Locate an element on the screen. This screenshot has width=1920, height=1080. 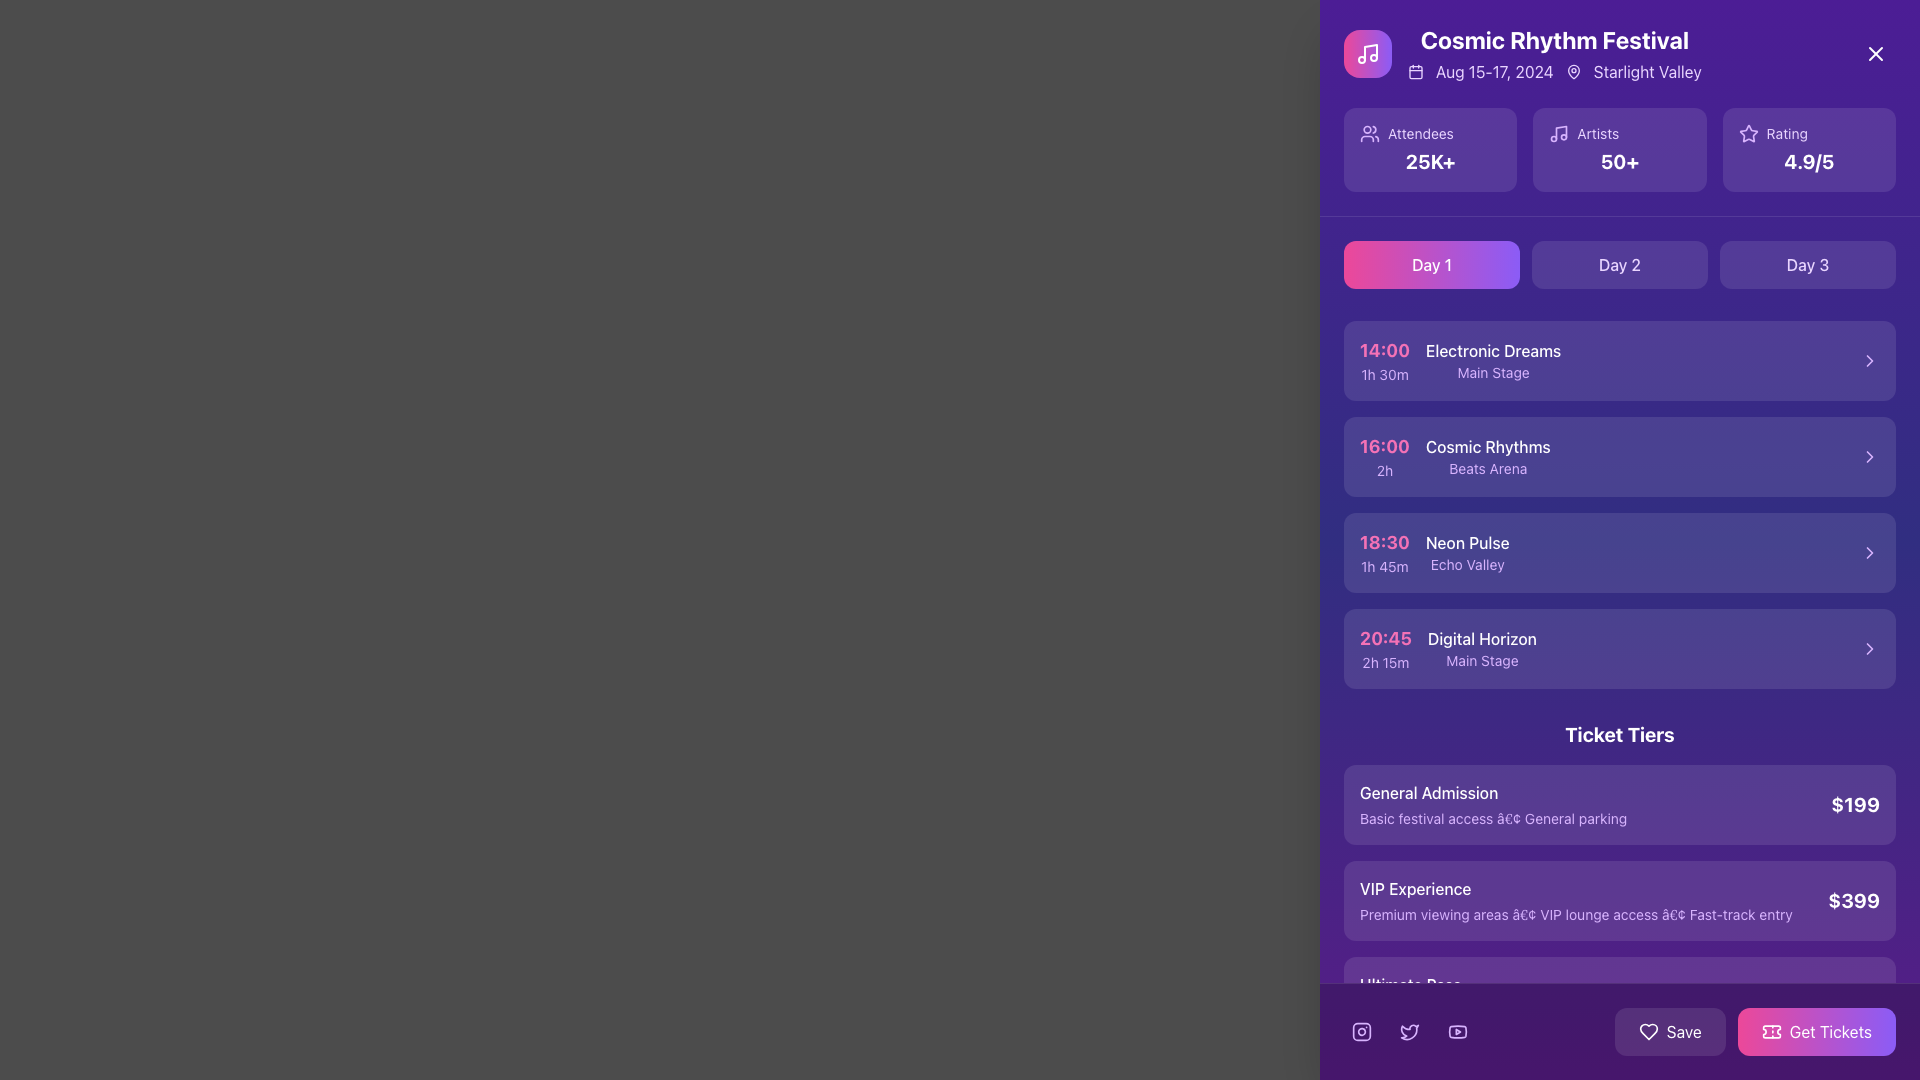
the static text displaying the cost of the 'VIP Experience' ticket, which is the second price listed in the 'Ticket Tiers' section is located at coordinates (1853, 901).